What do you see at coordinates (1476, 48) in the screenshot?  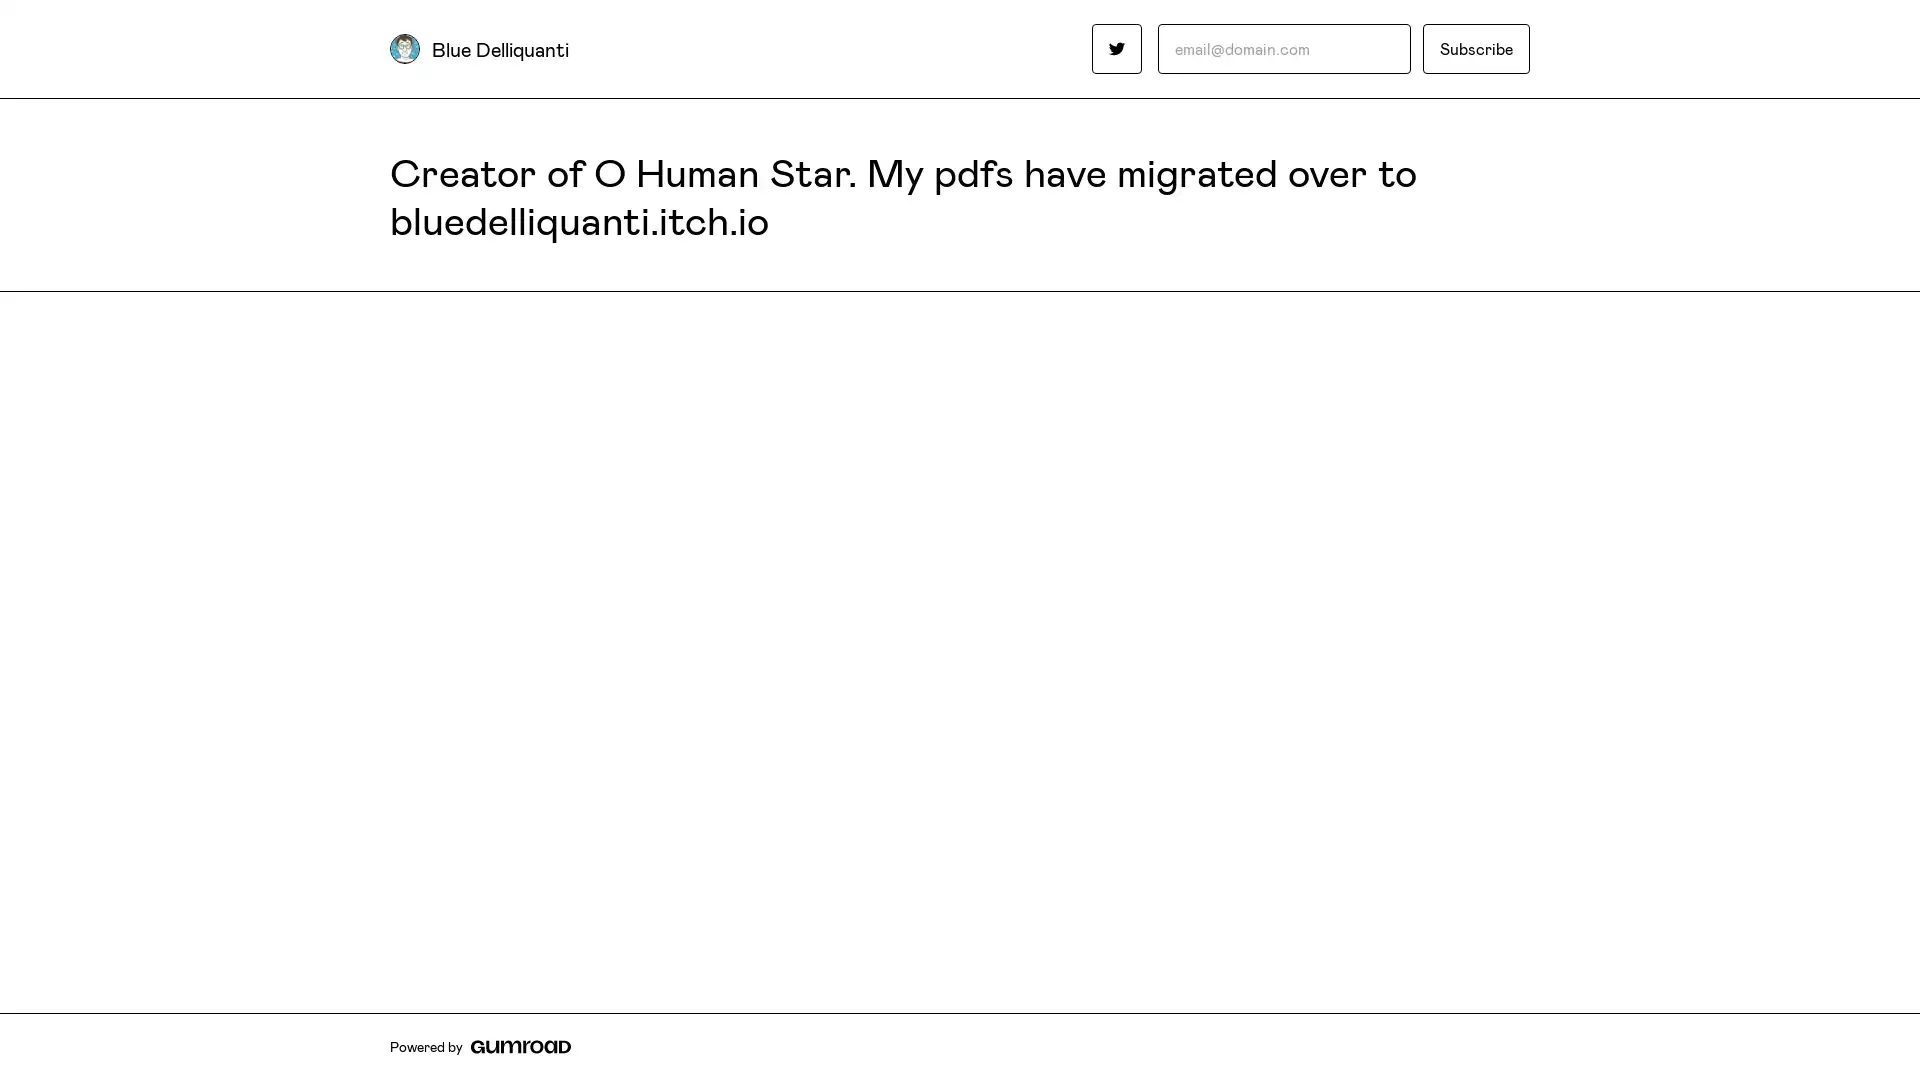 I see `Subscribe` at bounding box center [1476, 48].